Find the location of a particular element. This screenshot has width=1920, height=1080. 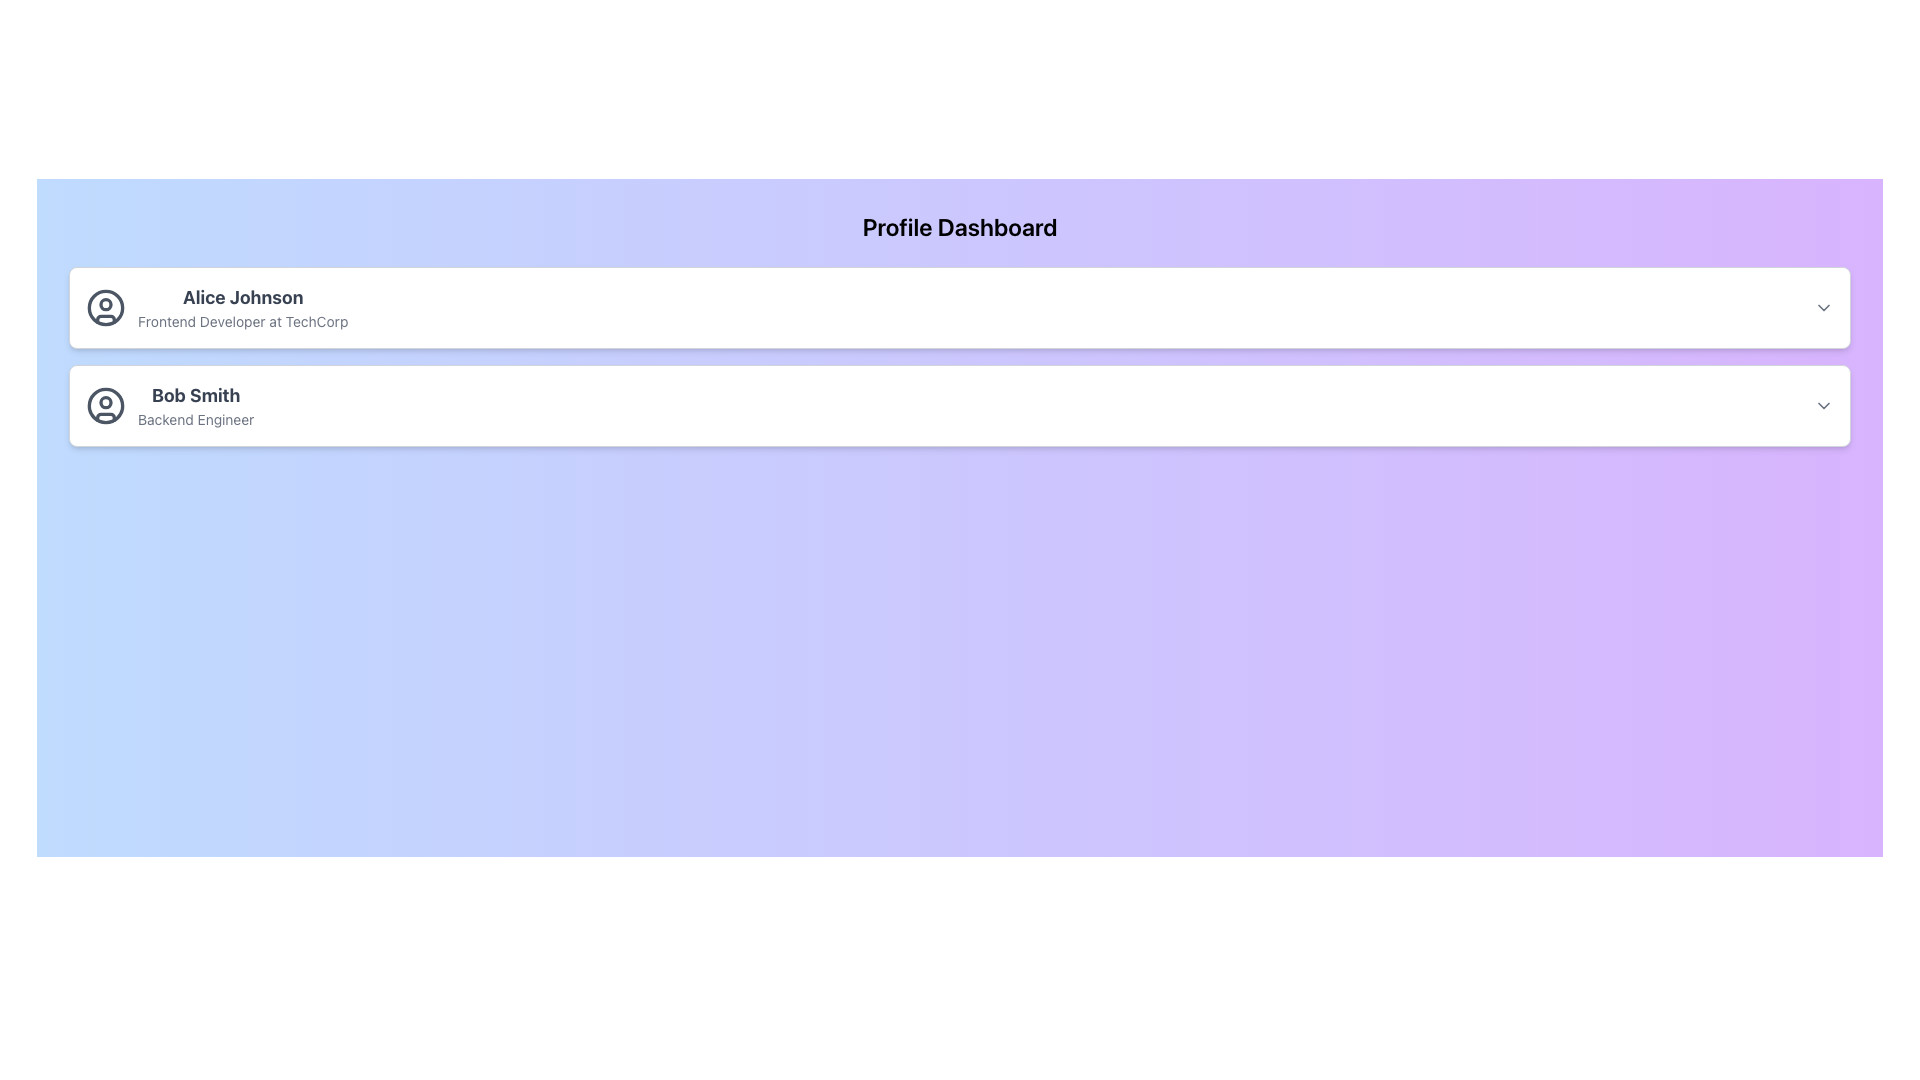

the multi-line text content that displays 'Alice Johnson' and 'Frontend Developer at TechCorp', located within the first profile card box under the 'Profile Dashboard' text is located at coordinates (242, 308).